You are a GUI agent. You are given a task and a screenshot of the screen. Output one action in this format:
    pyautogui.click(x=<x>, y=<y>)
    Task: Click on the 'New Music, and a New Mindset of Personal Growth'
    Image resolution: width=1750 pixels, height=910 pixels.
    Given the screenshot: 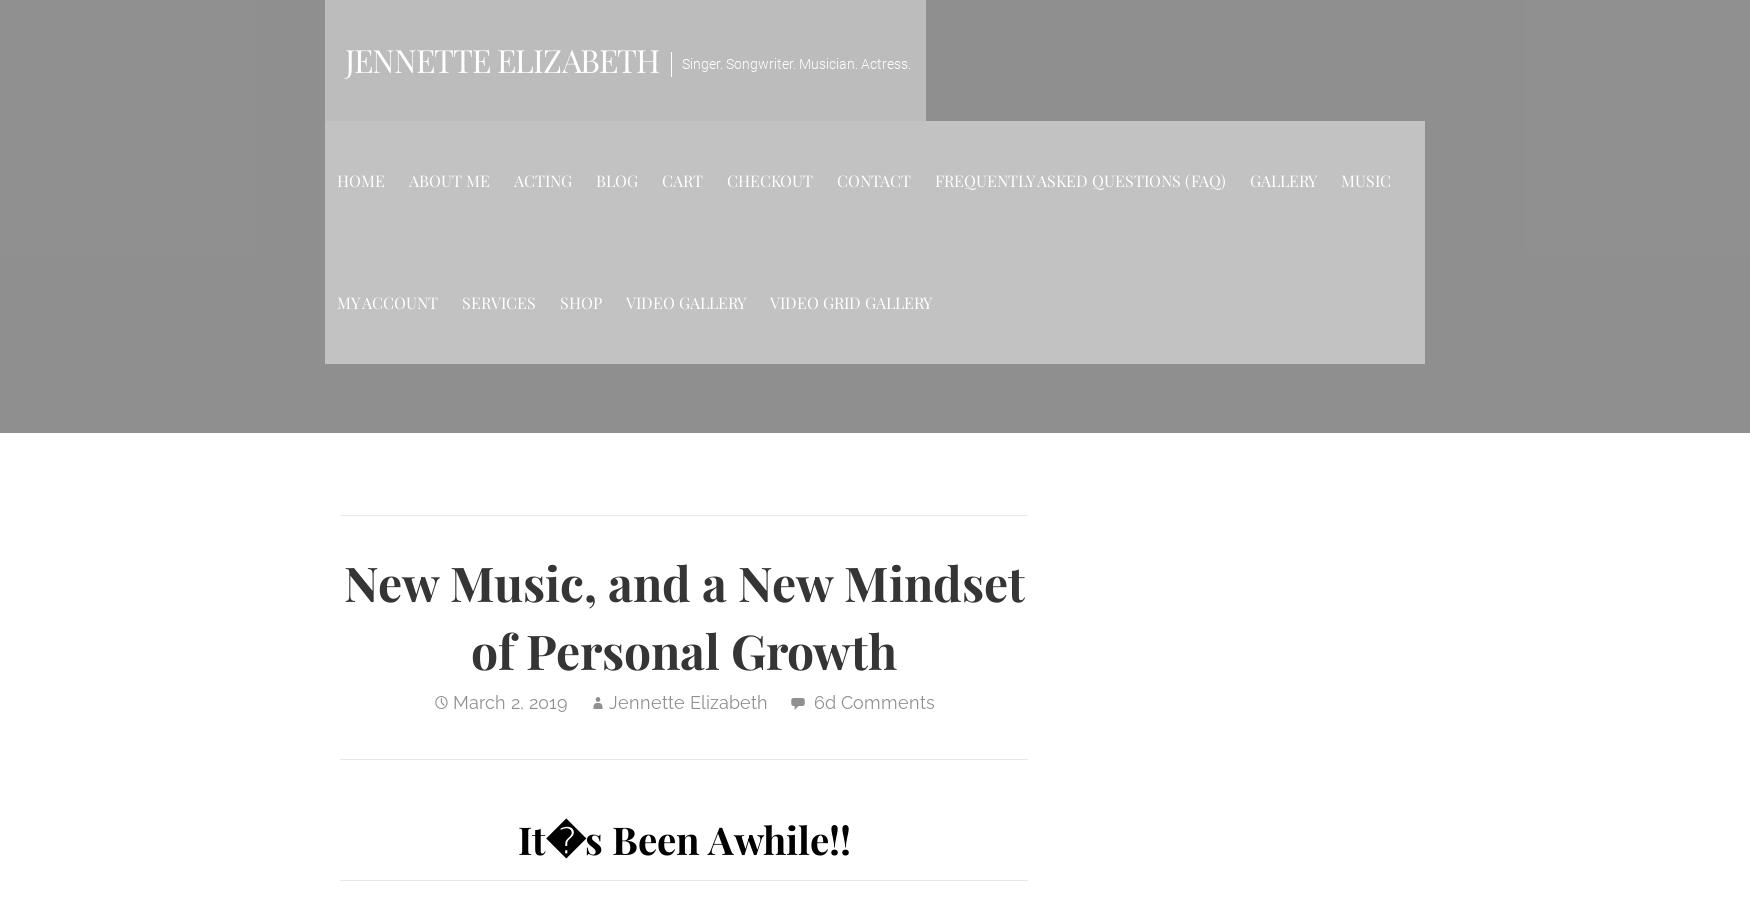 What is the action you would take?
    pyautogui.click(x=343, y=614)
    